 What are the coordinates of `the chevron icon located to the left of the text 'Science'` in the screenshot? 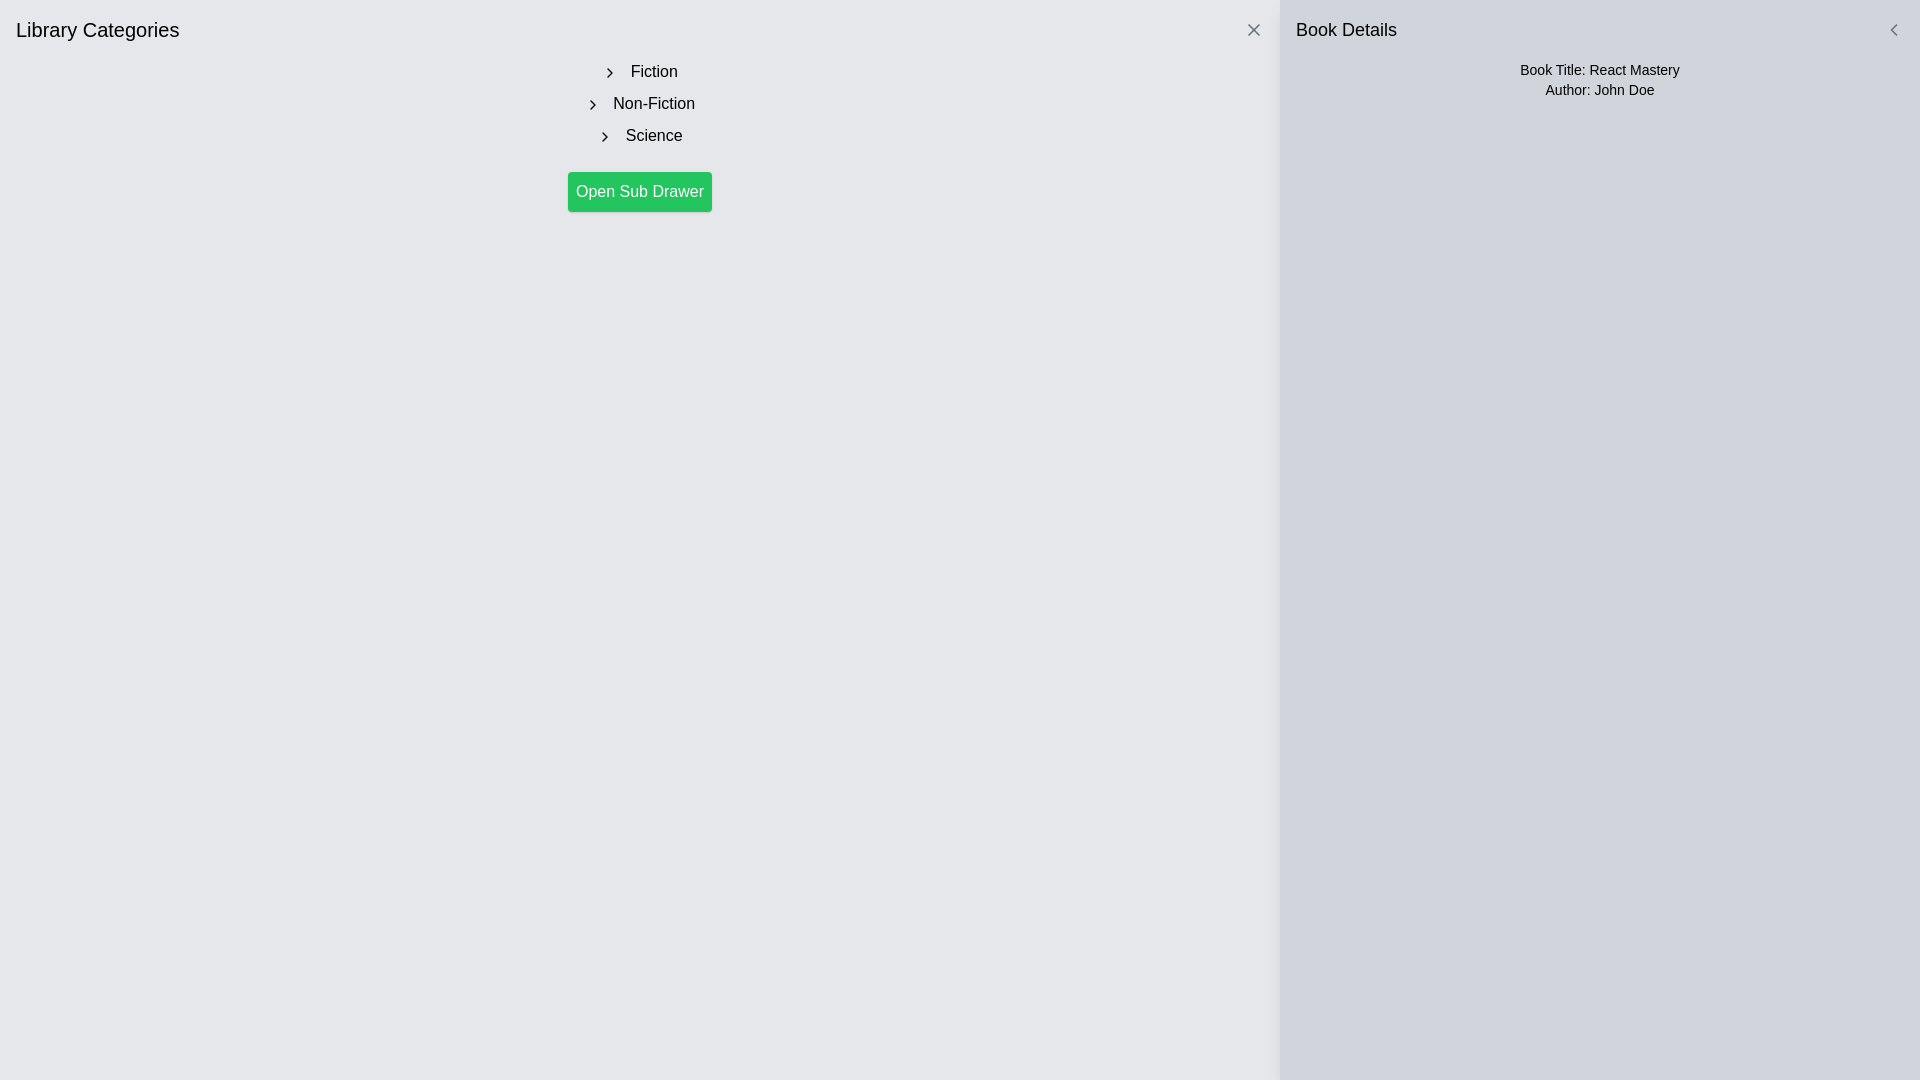 It's located at (604, 135).